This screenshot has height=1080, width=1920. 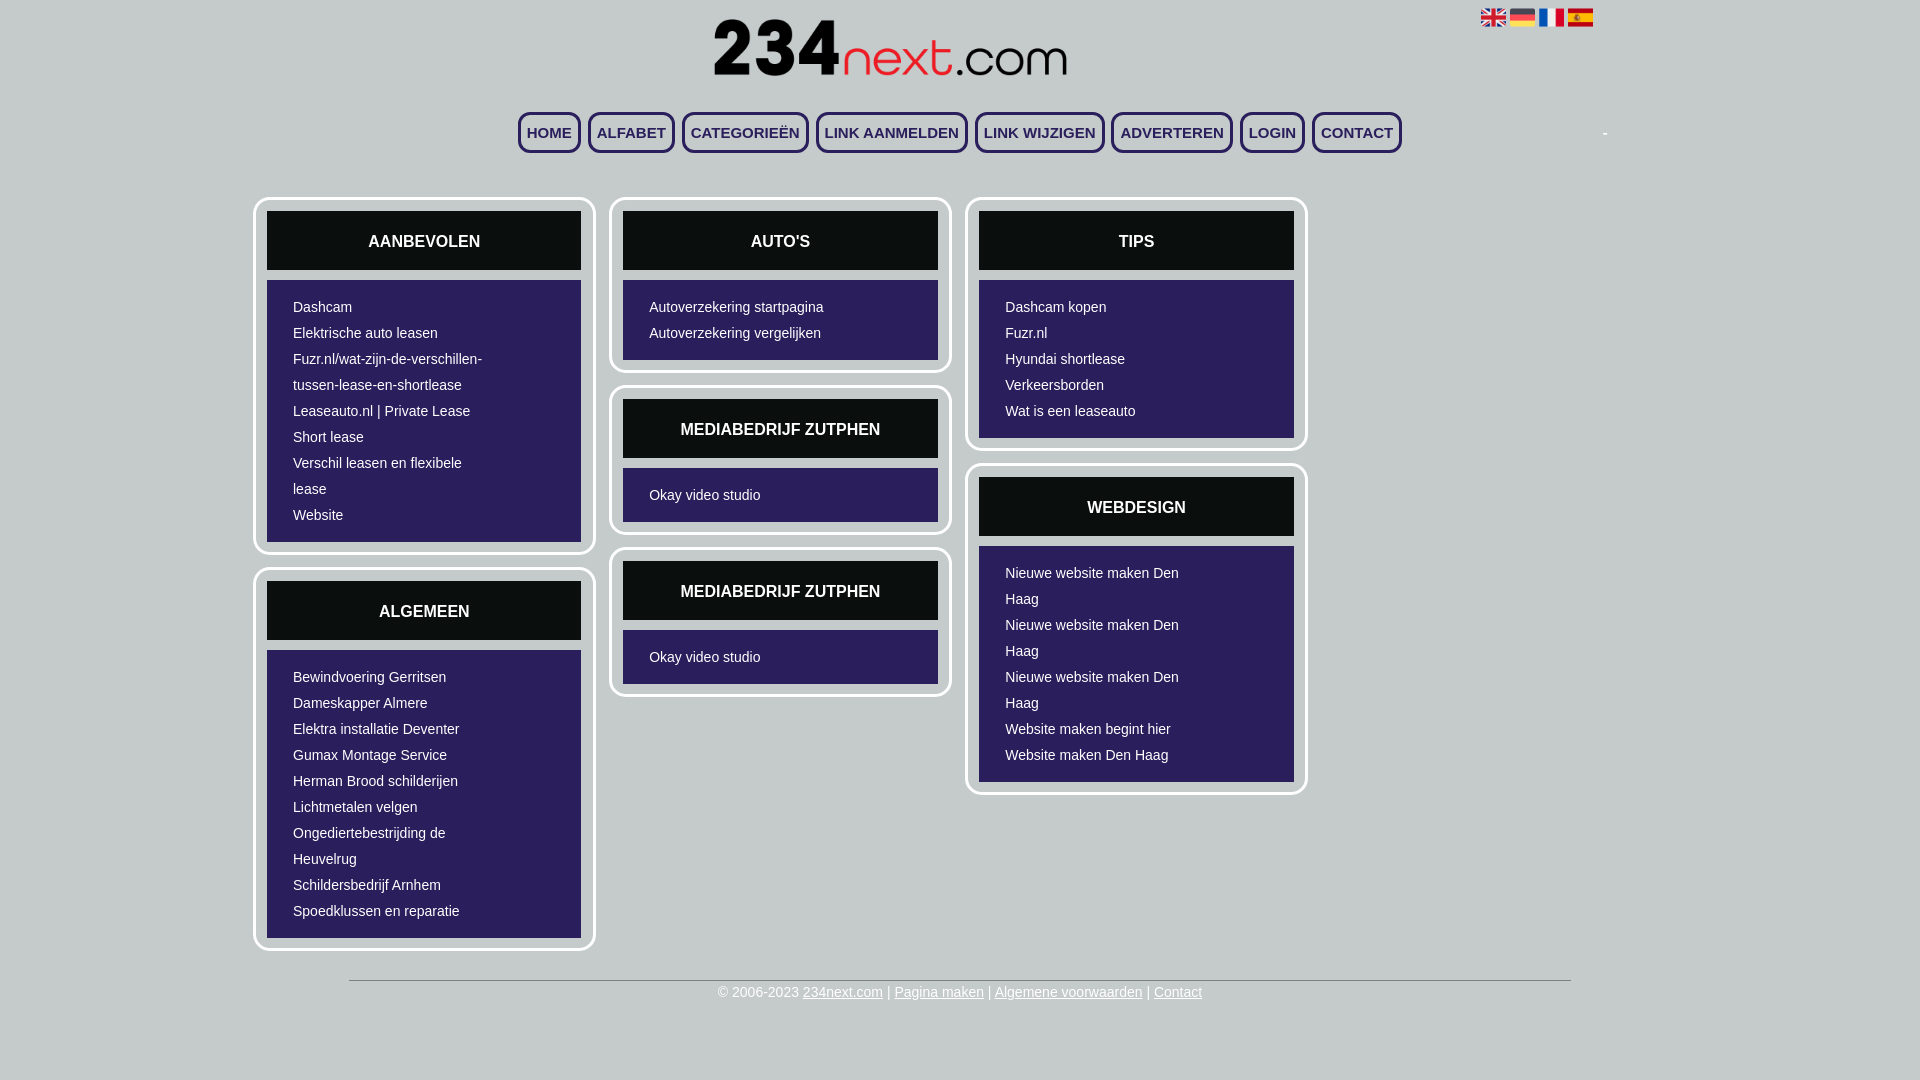 I want to click on 'Herman Brood schilderijen', so click(x=389, y=779).